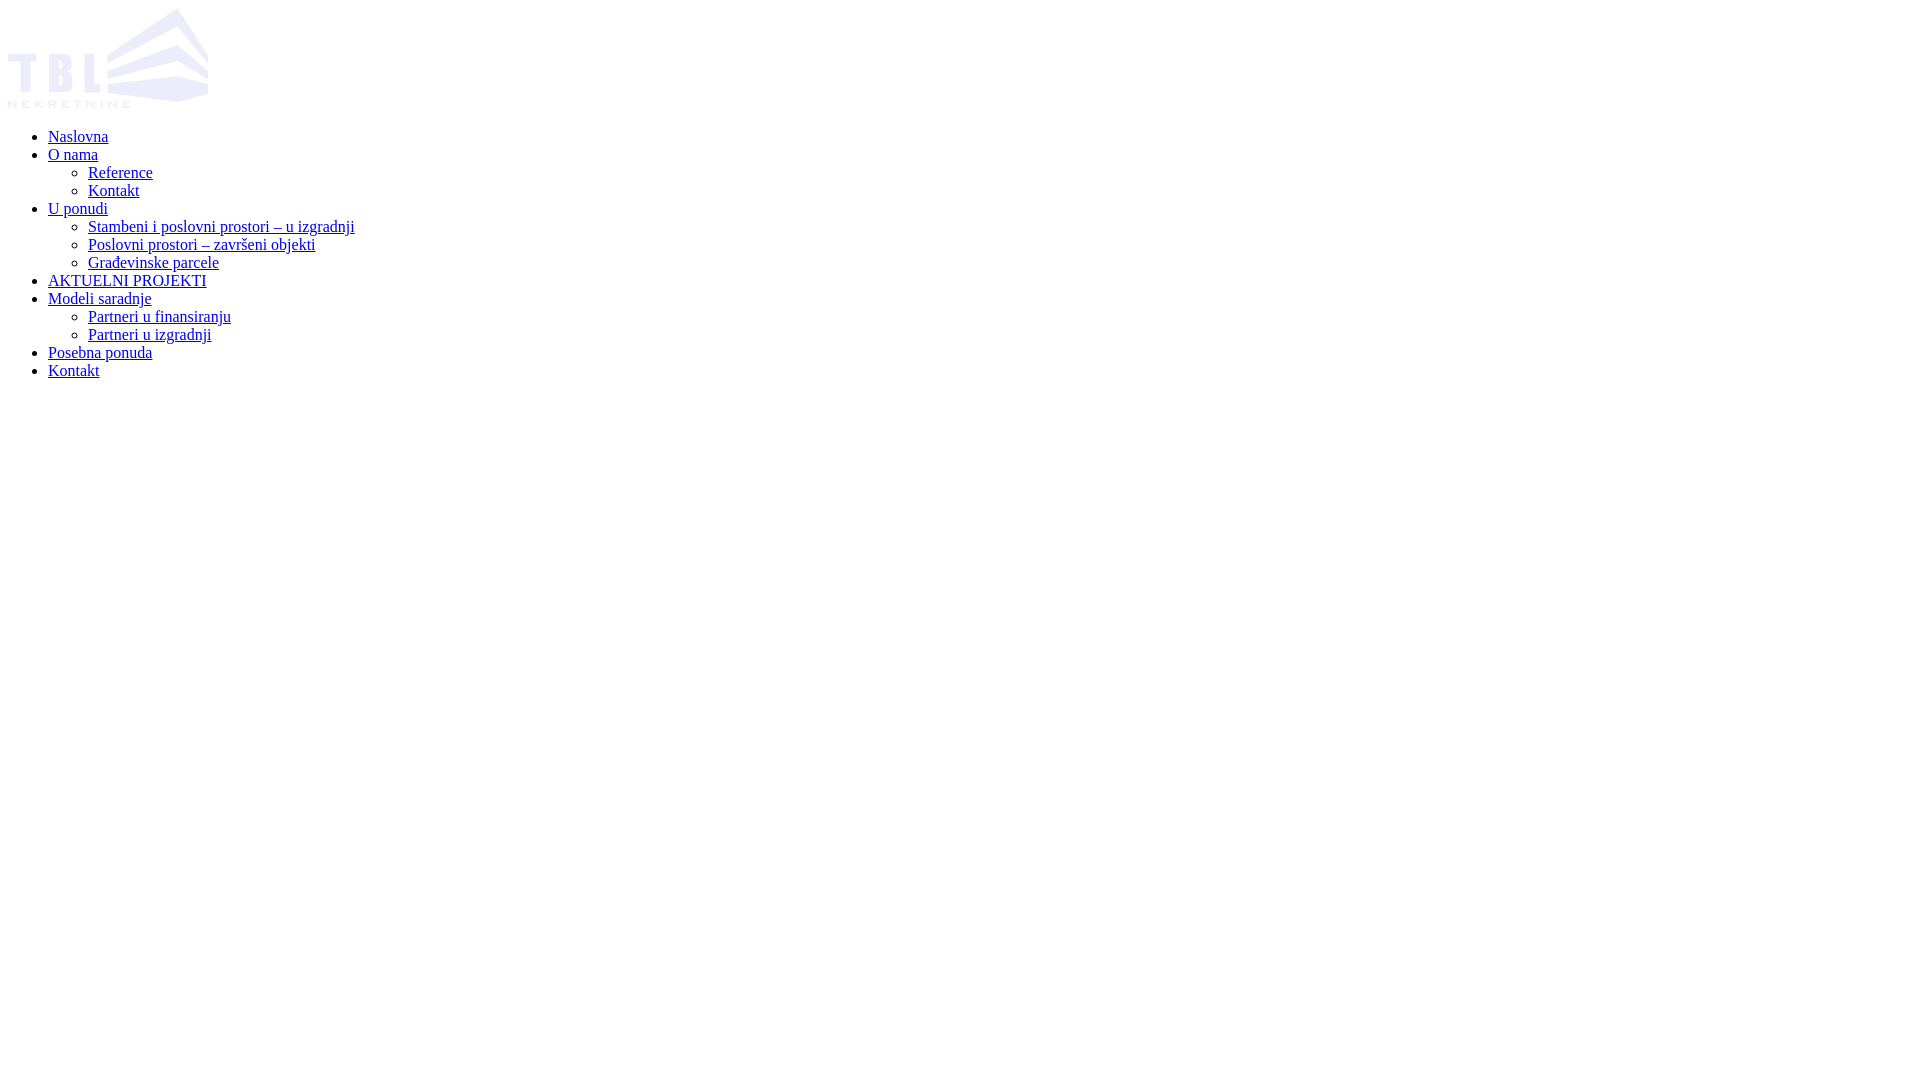 Image resolution: width=1920 pixels, height=1080 pixels. Describe the element at coordinates (119, 171) in the screenshot. I see `'Reference'` at that location.